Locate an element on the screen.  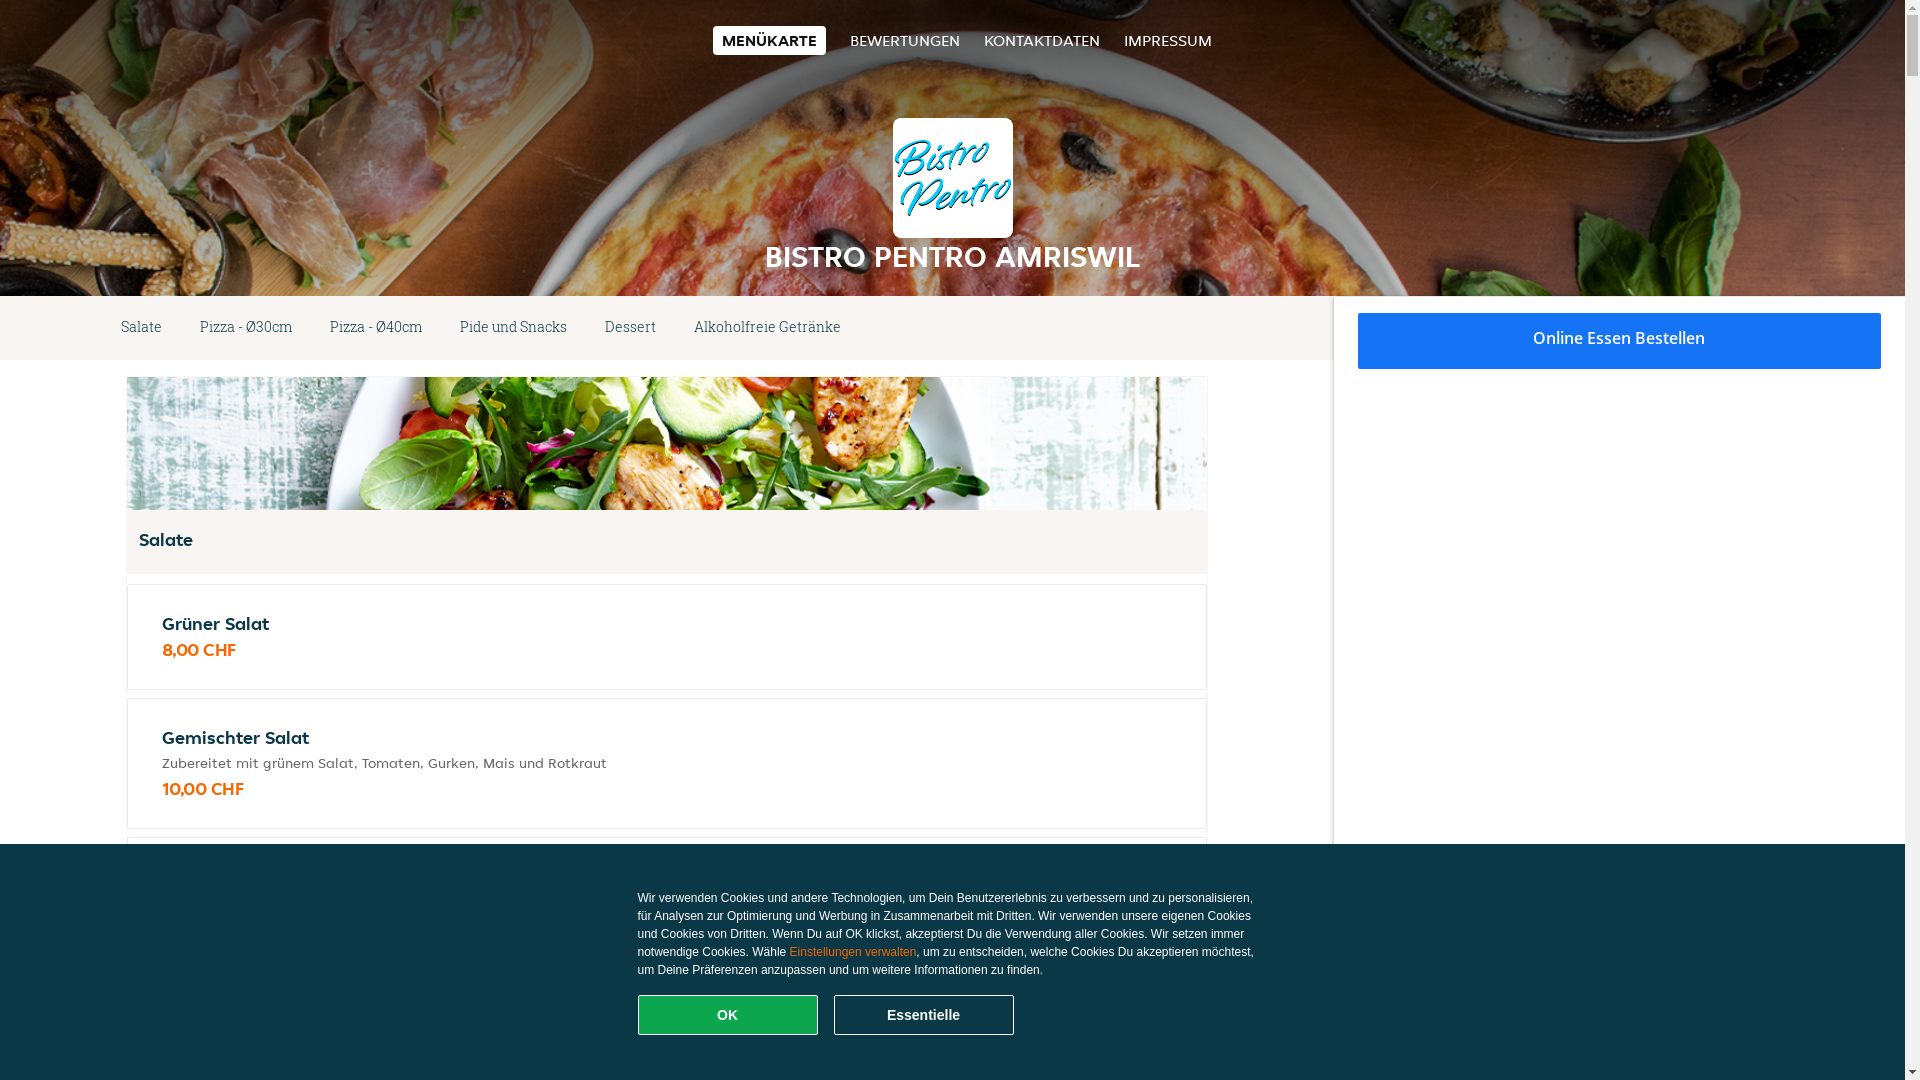
'Pide und Snacks' is located at coordinates (513, 326).